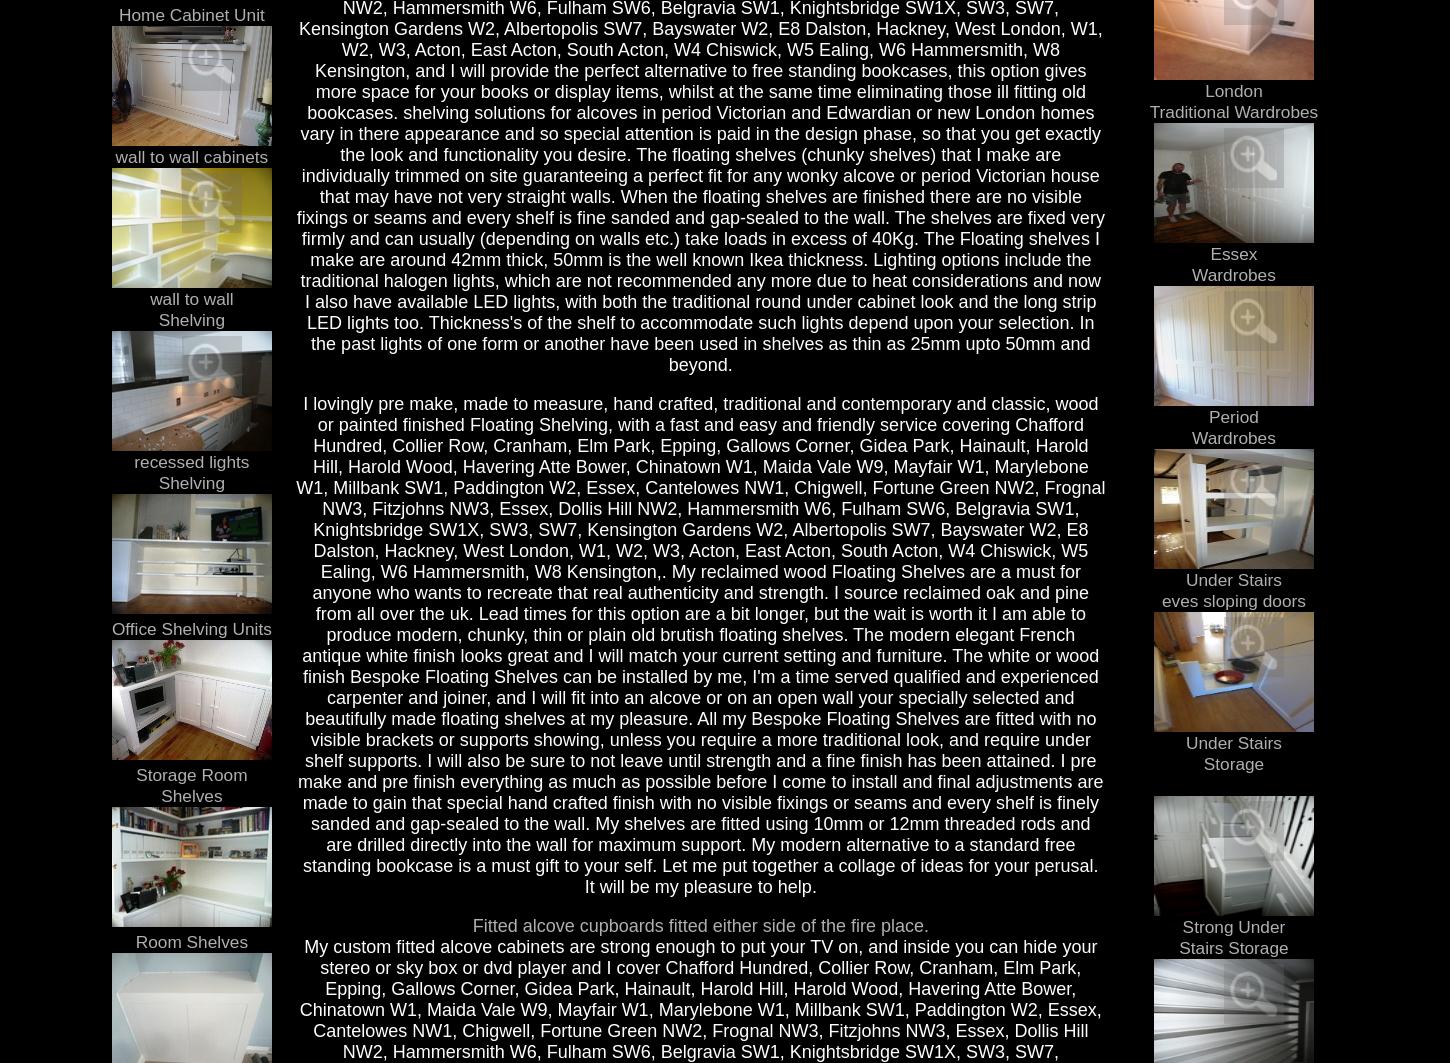  I want to click on 'Room Shelves', so click(190, 939).